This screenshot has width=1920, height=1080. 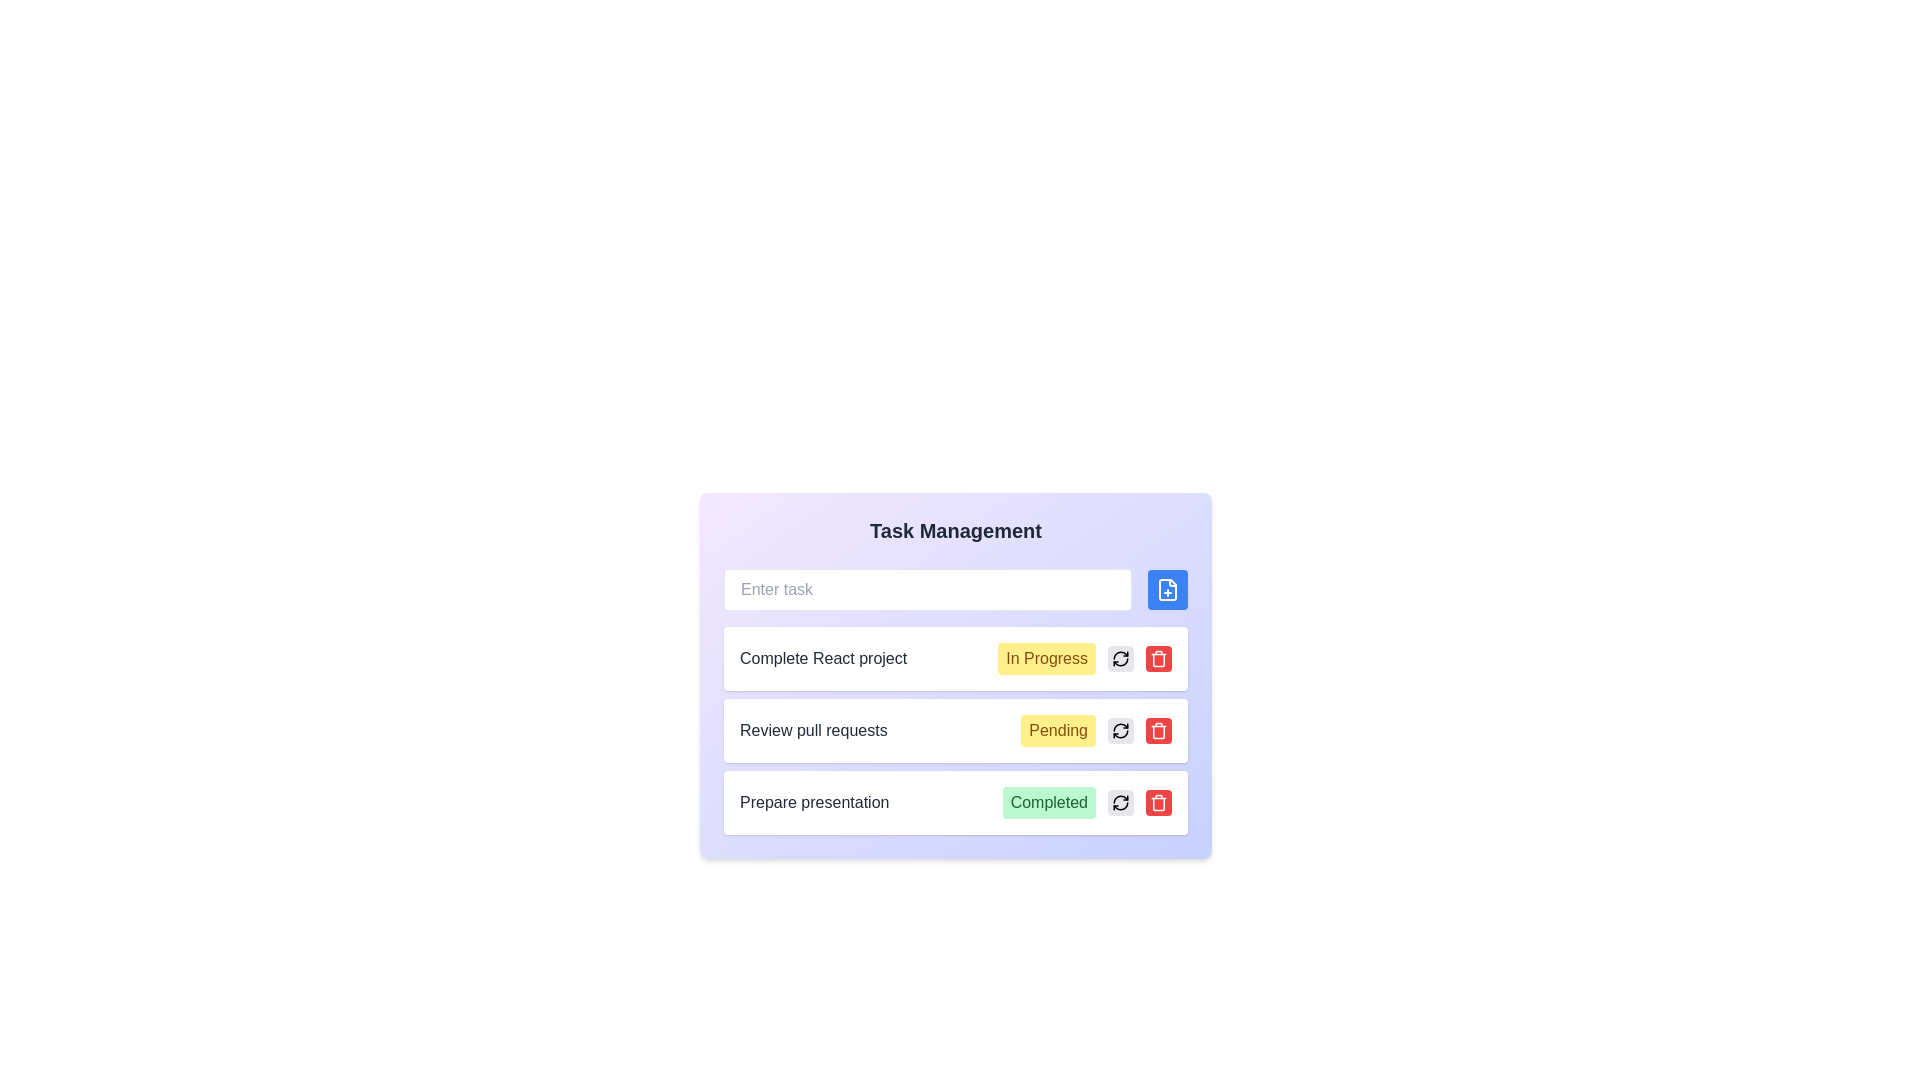 What do you see at coordinates (1121, 731) in the screenshot?
I see `the refresh/retry button located in the second row of task entries, next to the 'Pending' status indicator` at bounding box center [1121, 731].